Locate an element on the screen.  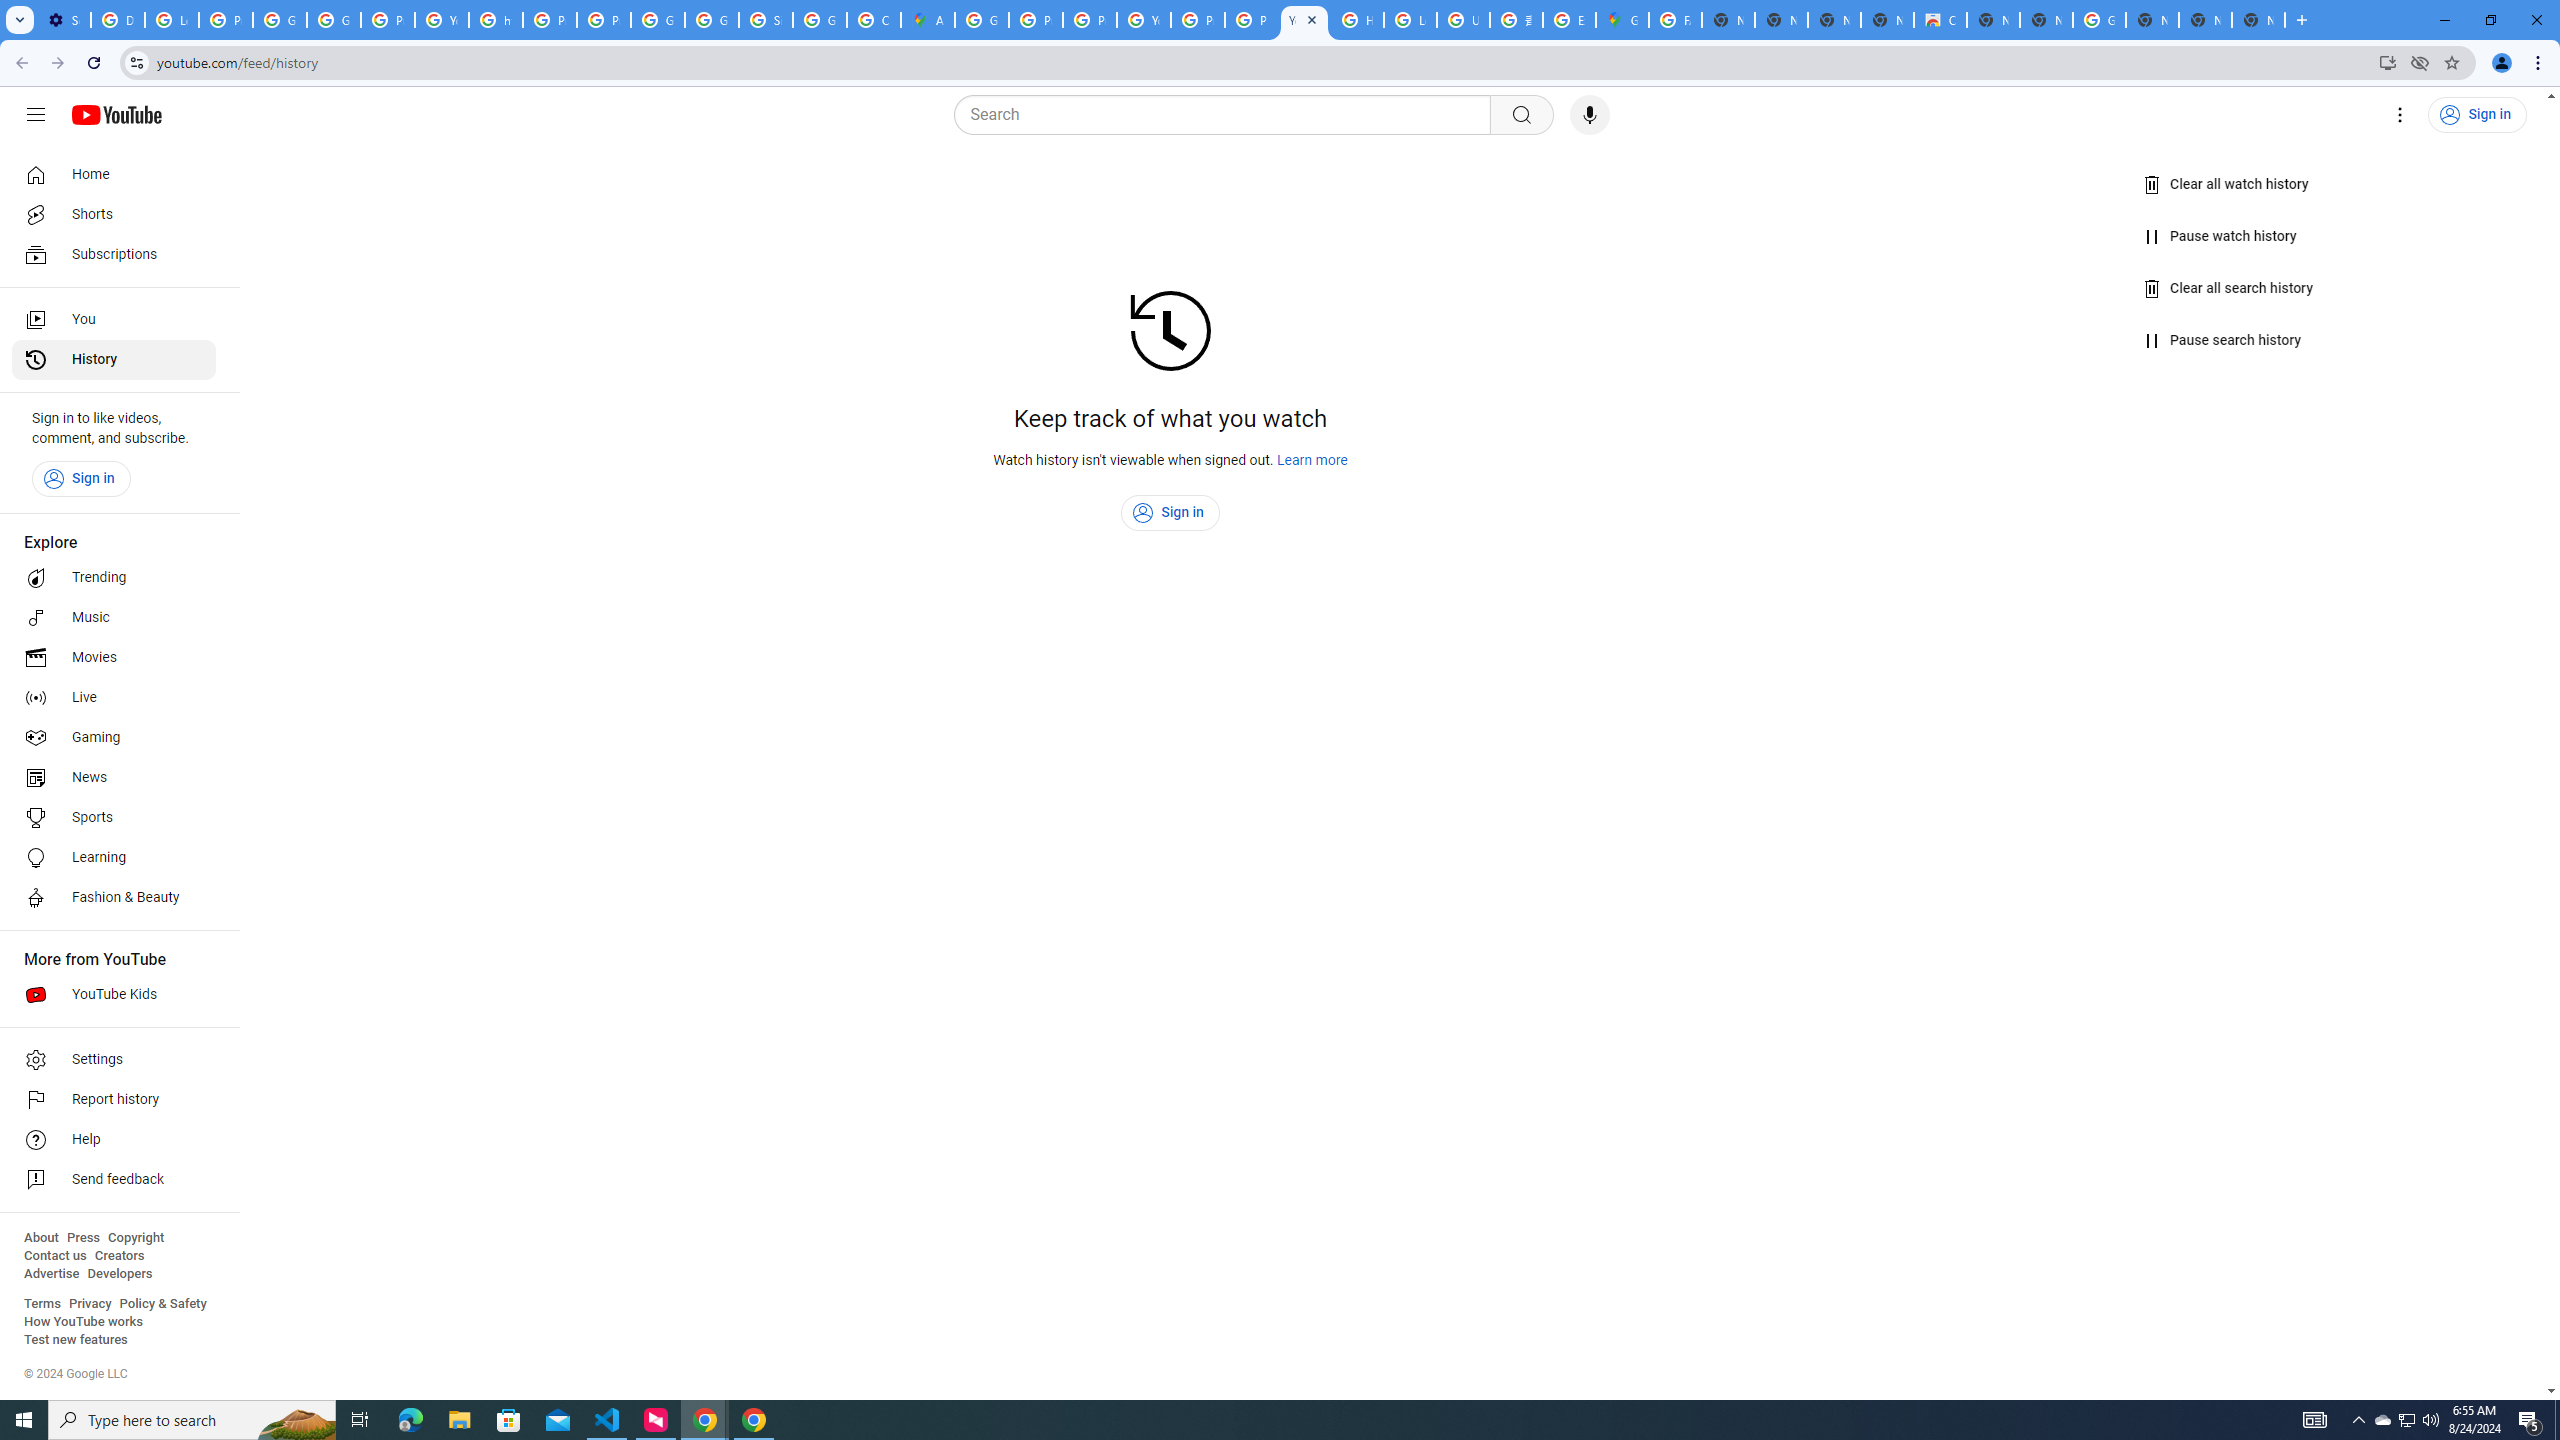
'Copyright' is located at coordinates (134, 1237).